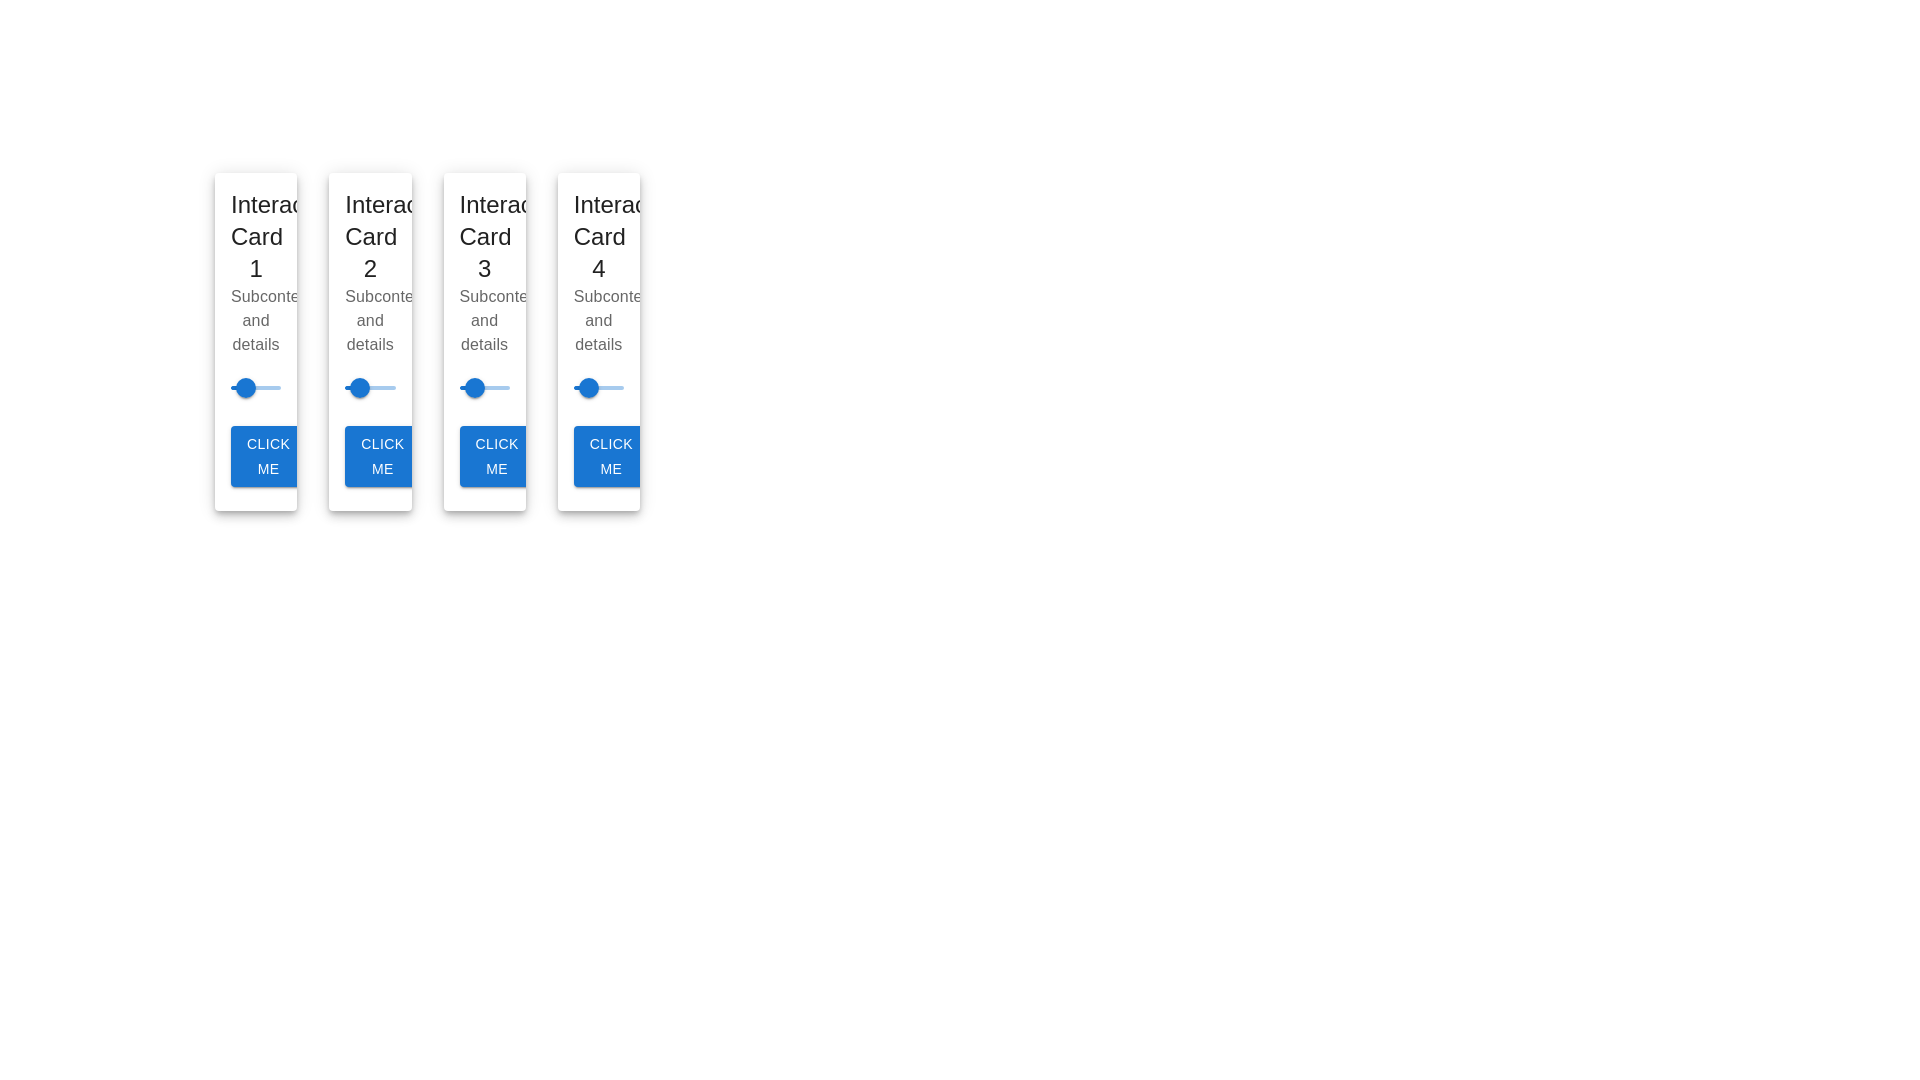  What do you see at coordinates (255, 388) in the screenshot?
I see `the blue circular thumb of the slider located in 'Interactive Card 1' below 'Subcontent and details' and above the 'Click Me' button` at bounding box center [255, 388].